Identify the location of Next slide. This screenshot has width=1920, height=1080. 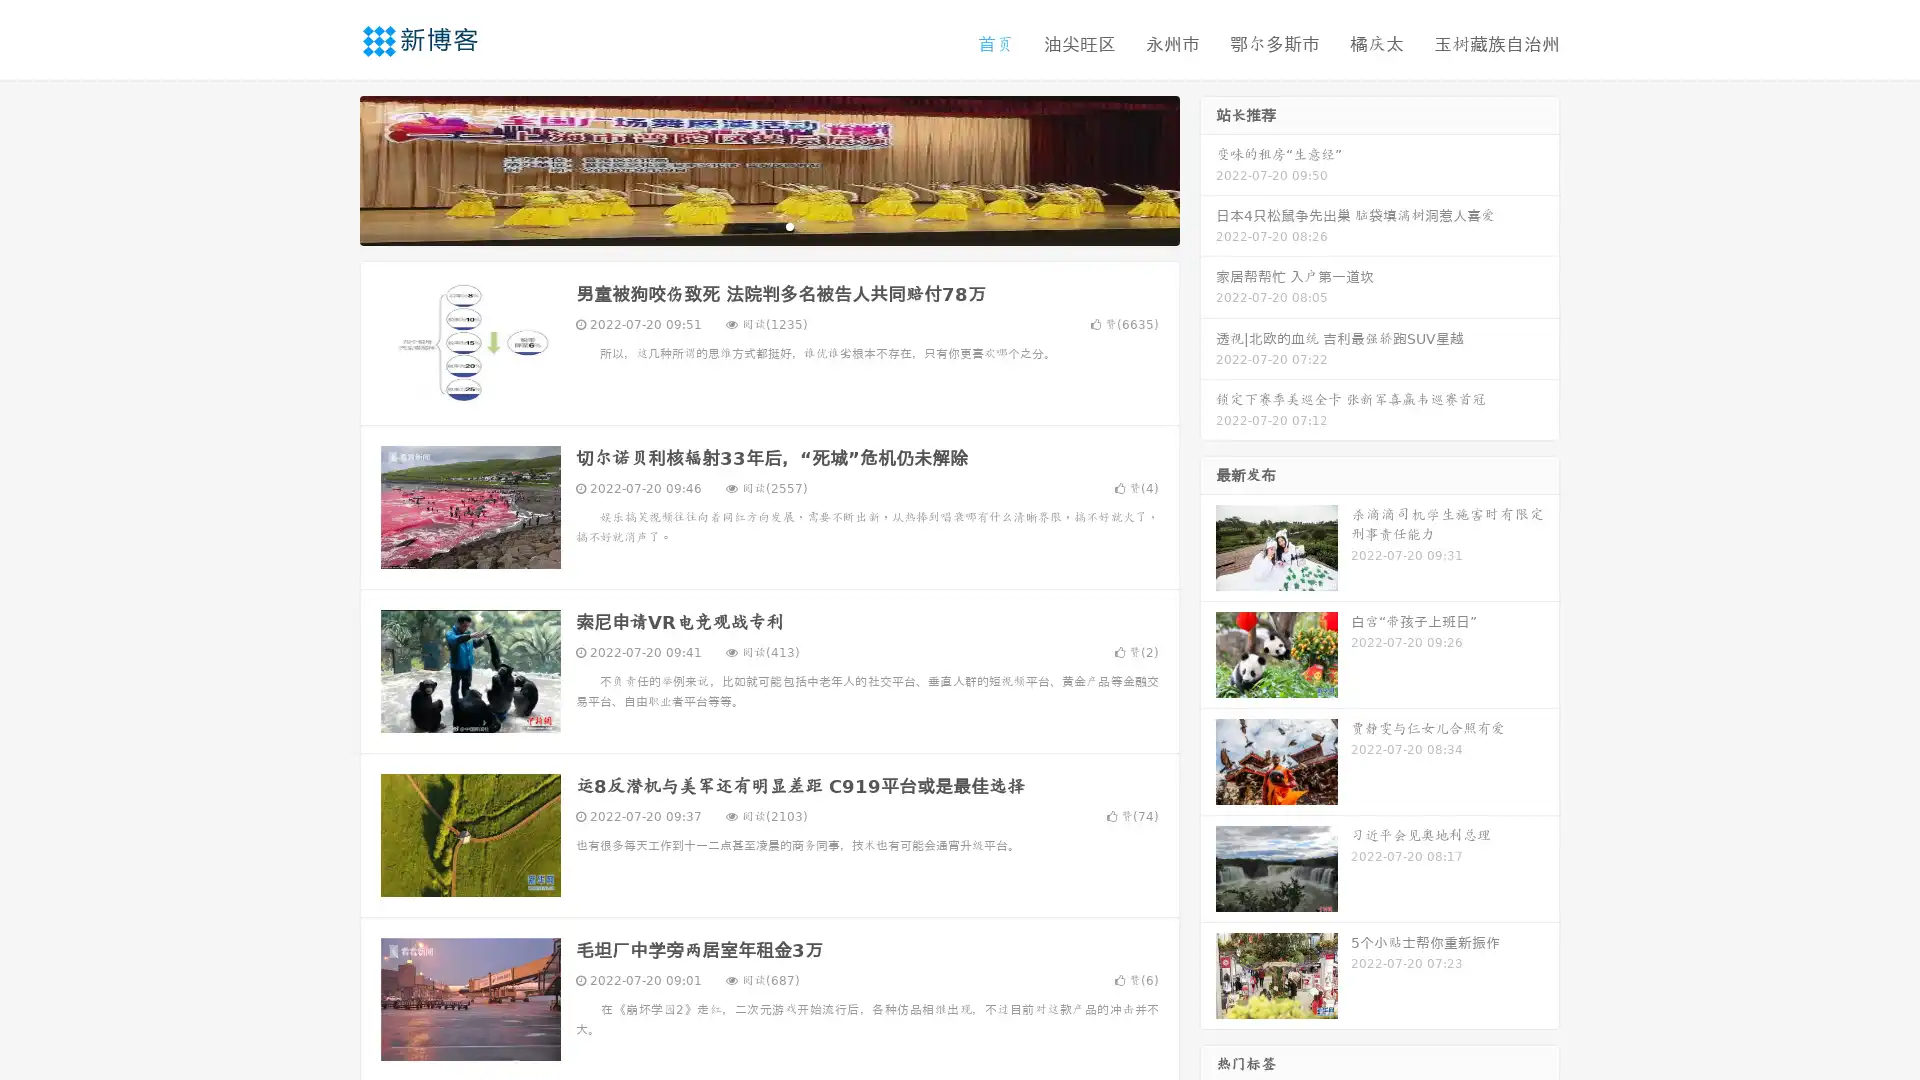
(1208, 168).